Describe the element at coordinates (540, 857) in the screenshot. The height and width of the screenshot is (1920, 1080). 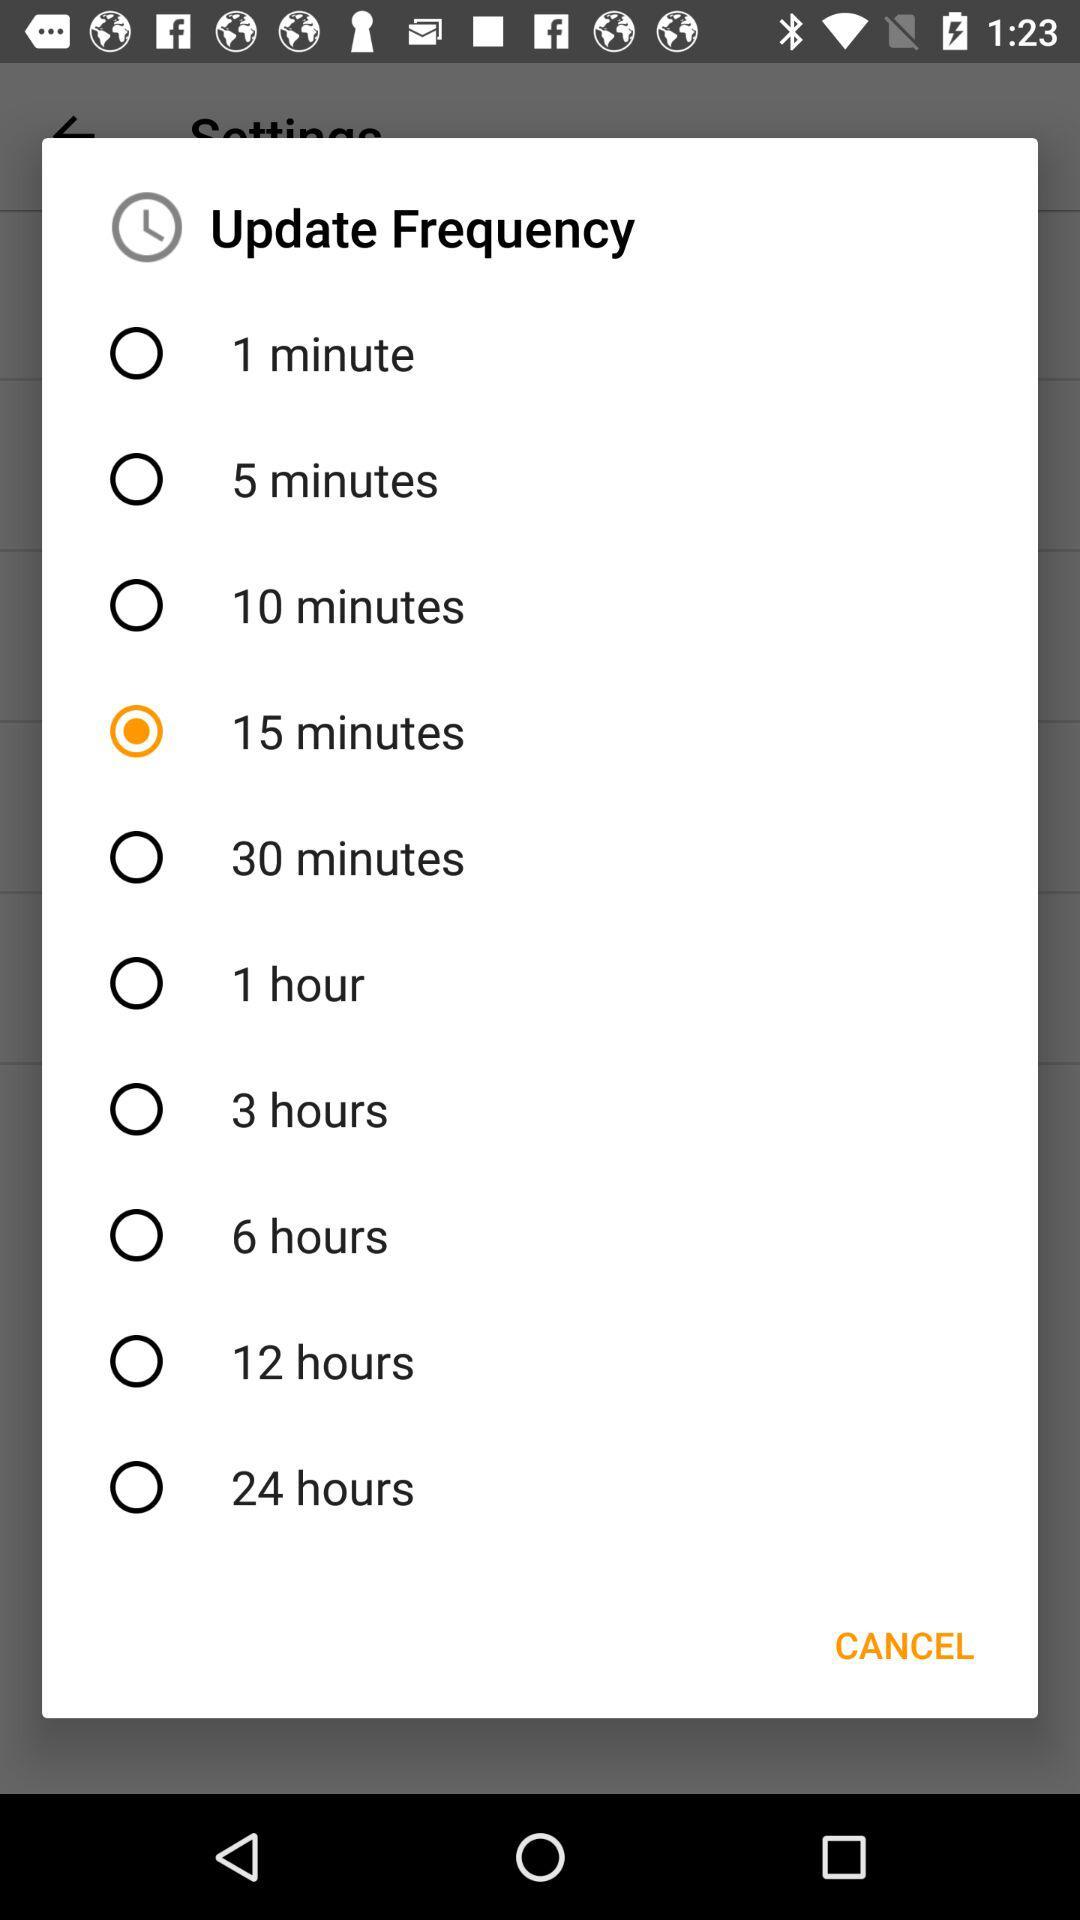
I see `30 minutes icon` at that location.